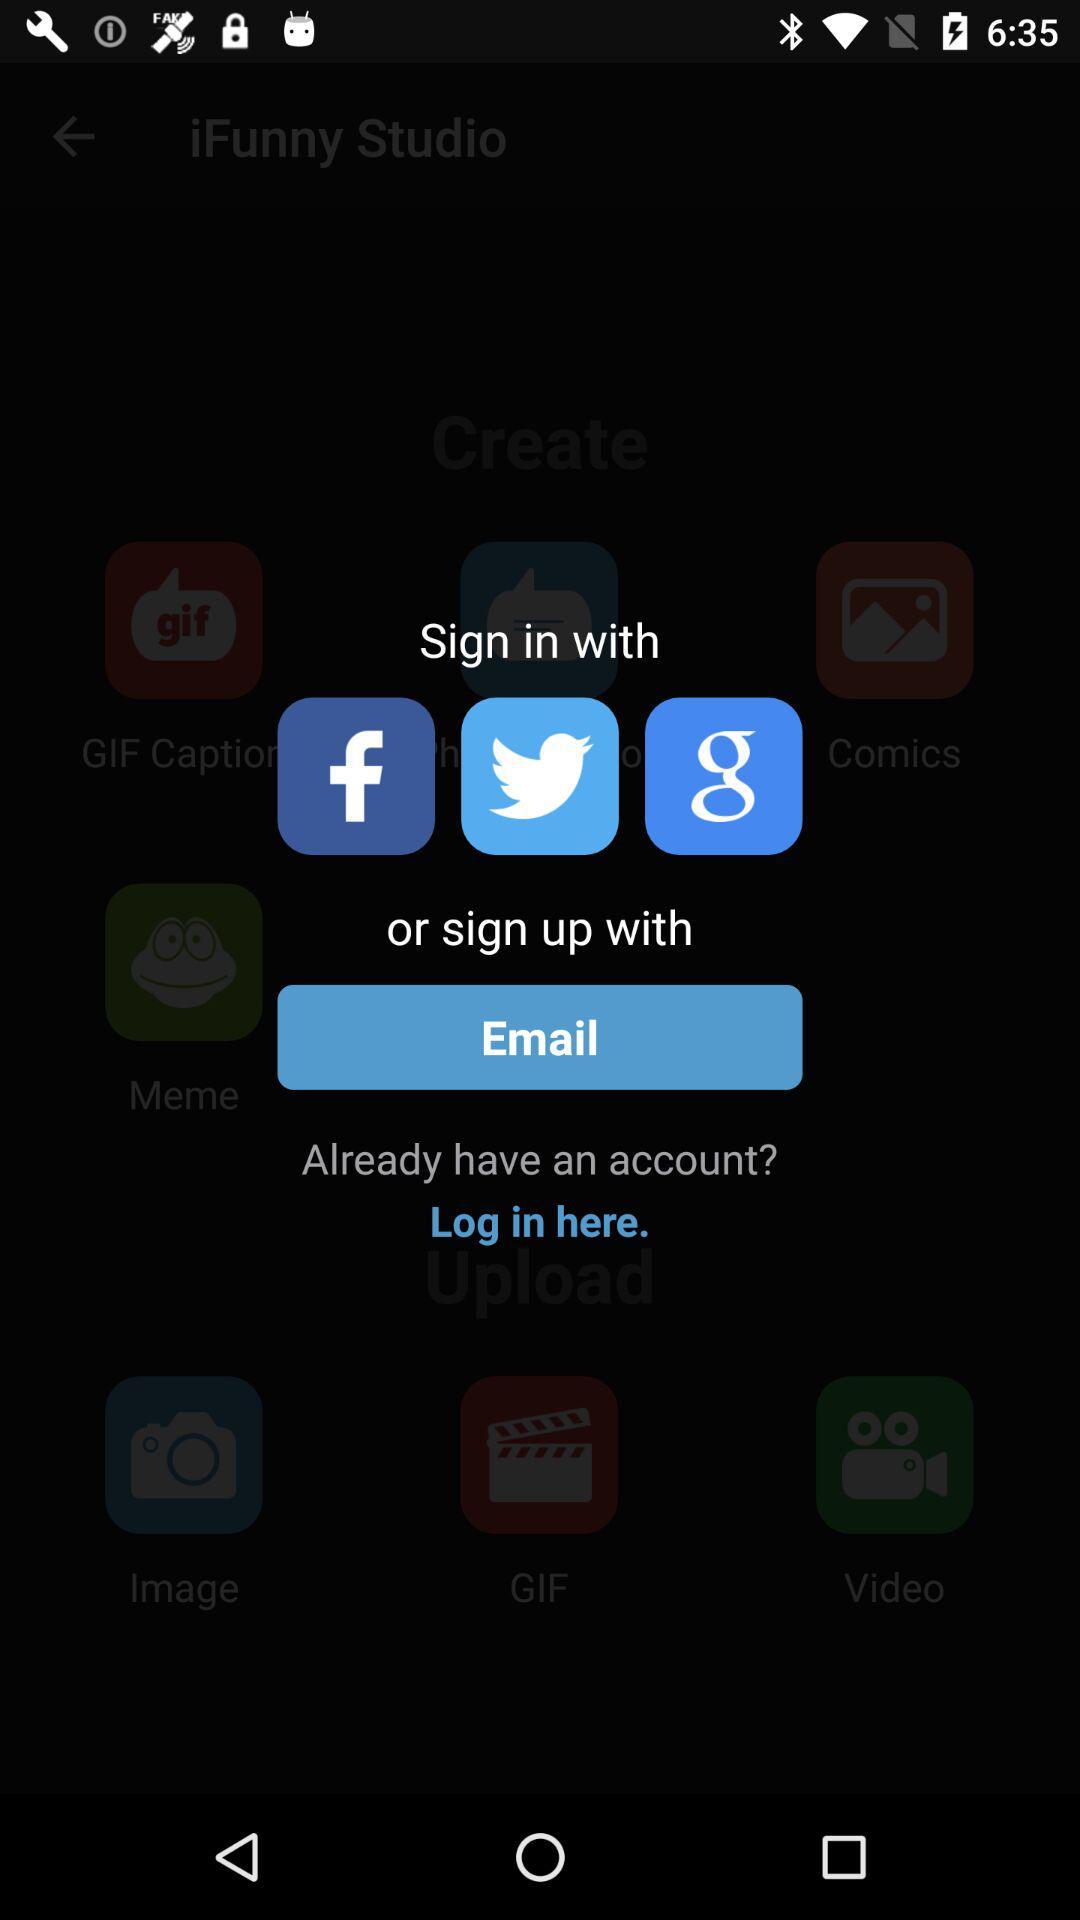 The height and width of the screenshot is (1920, 1080). I want to click on login with facebook account, so click(355, 775).